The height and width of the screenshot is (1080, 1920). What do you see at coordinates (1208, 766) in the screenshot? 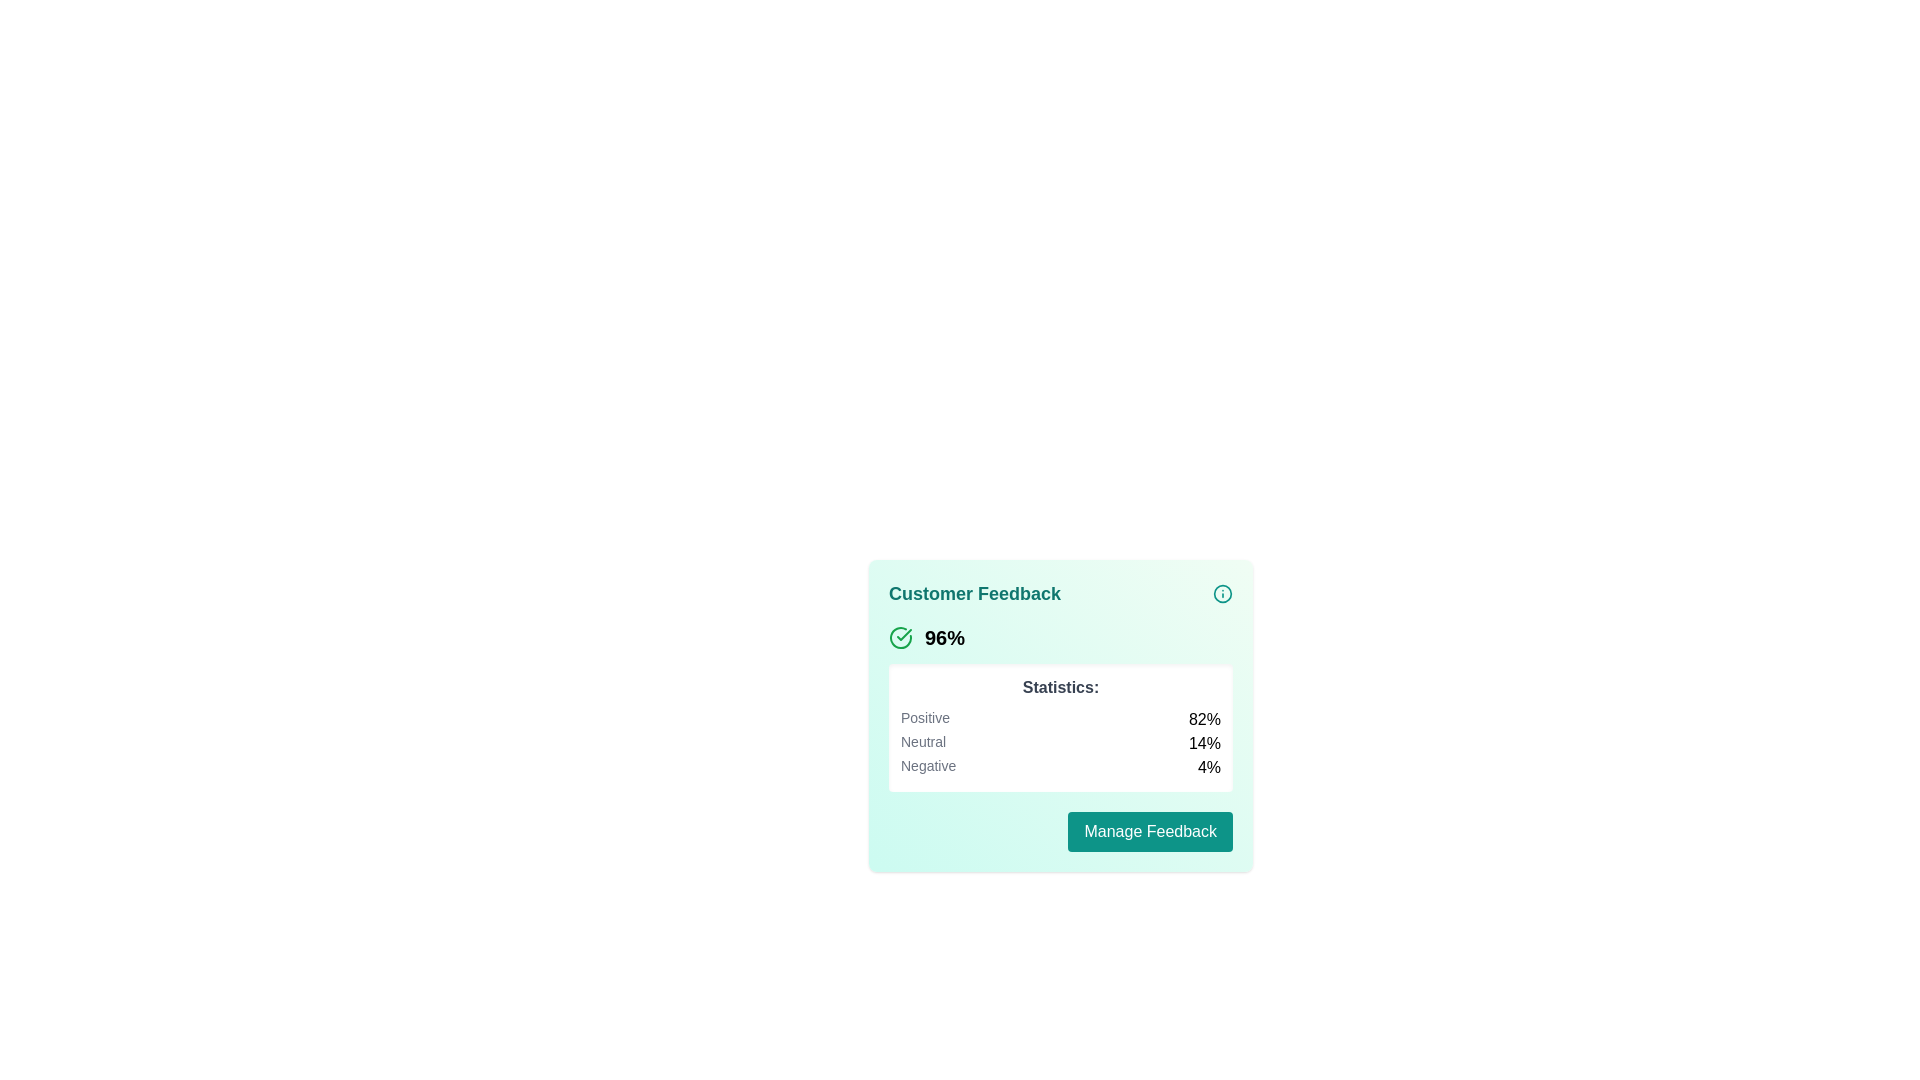
I see `the text label element displaying '4%' located in the bottom-right section of the statistic box, under the label 'Negative'` at bounding box center [1208, 766].